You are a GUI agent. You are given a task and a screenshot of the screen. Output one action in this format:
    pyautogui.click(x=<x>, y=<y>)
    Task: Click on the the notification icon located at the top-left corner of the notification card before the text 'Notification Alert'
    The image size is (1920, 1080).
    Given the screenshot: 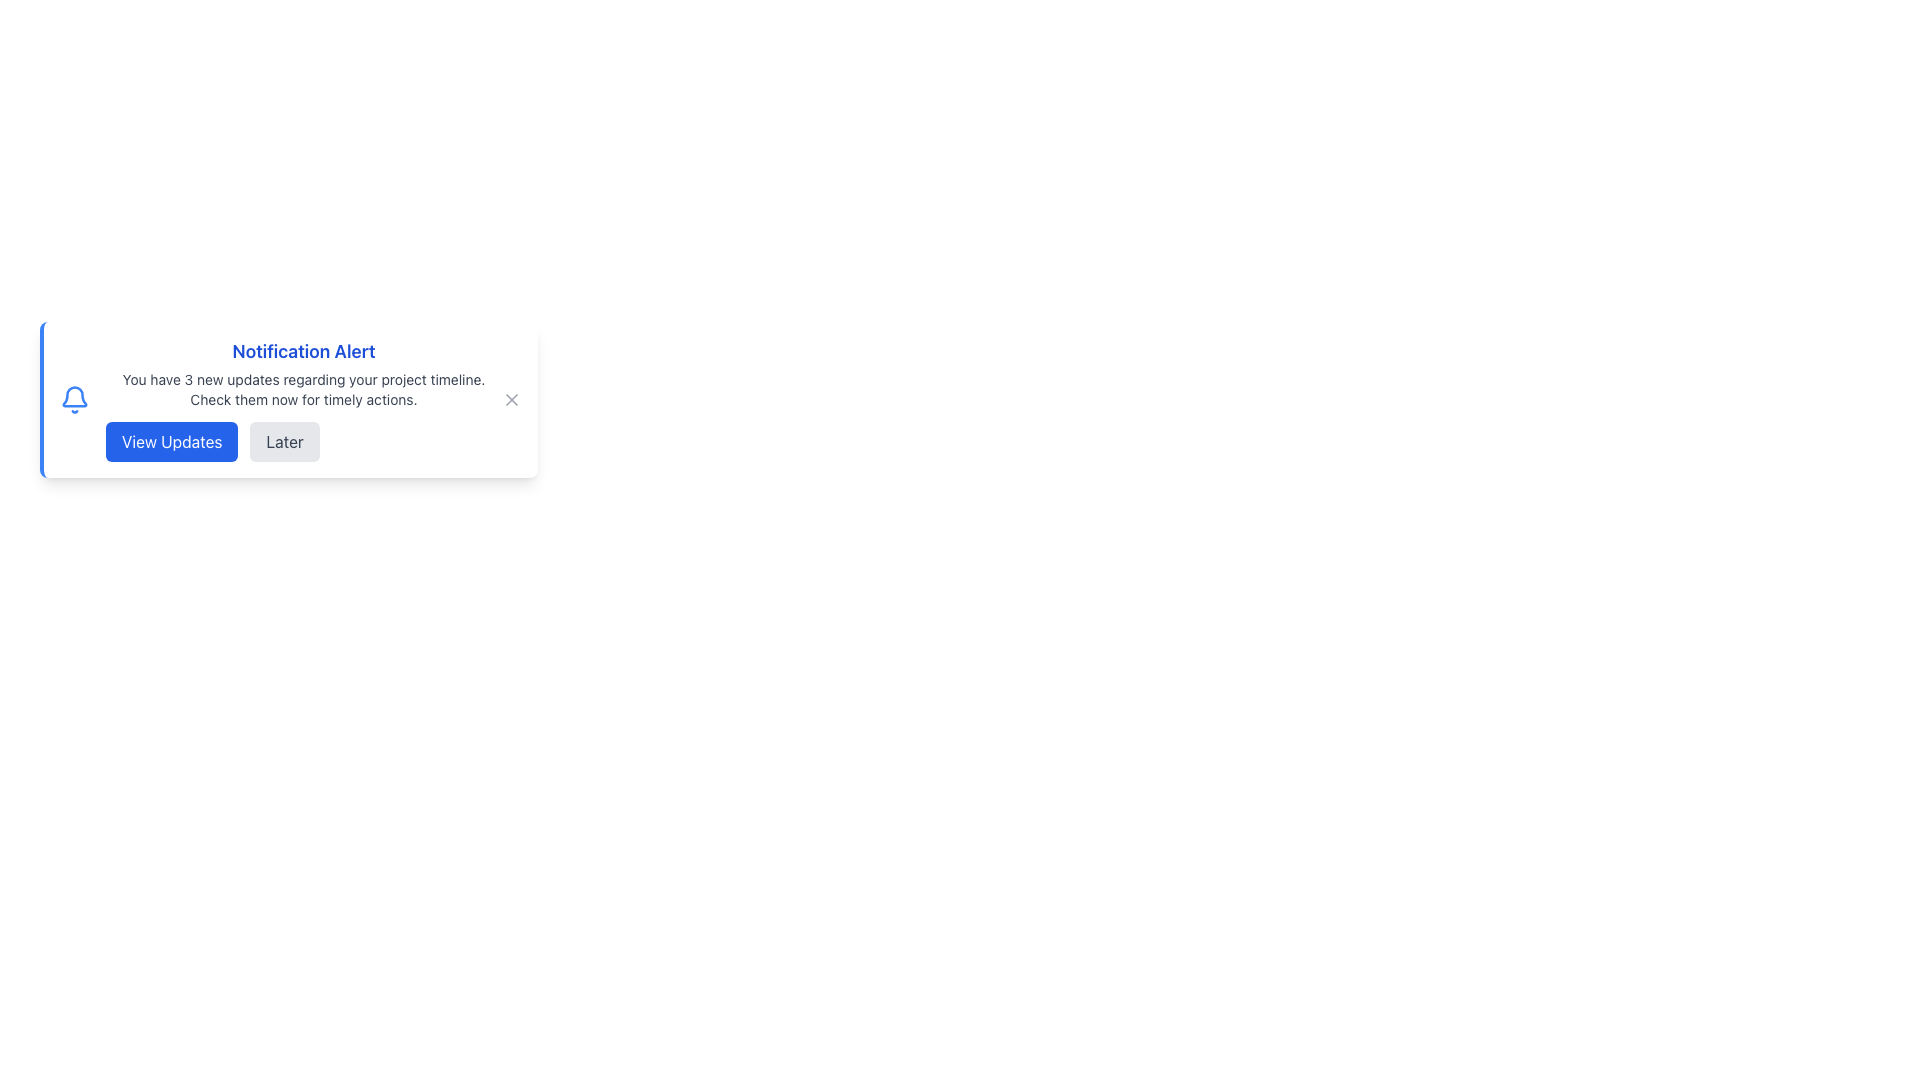 What is the action you would take?
    pyautogui.click(x=75, y=400)
    